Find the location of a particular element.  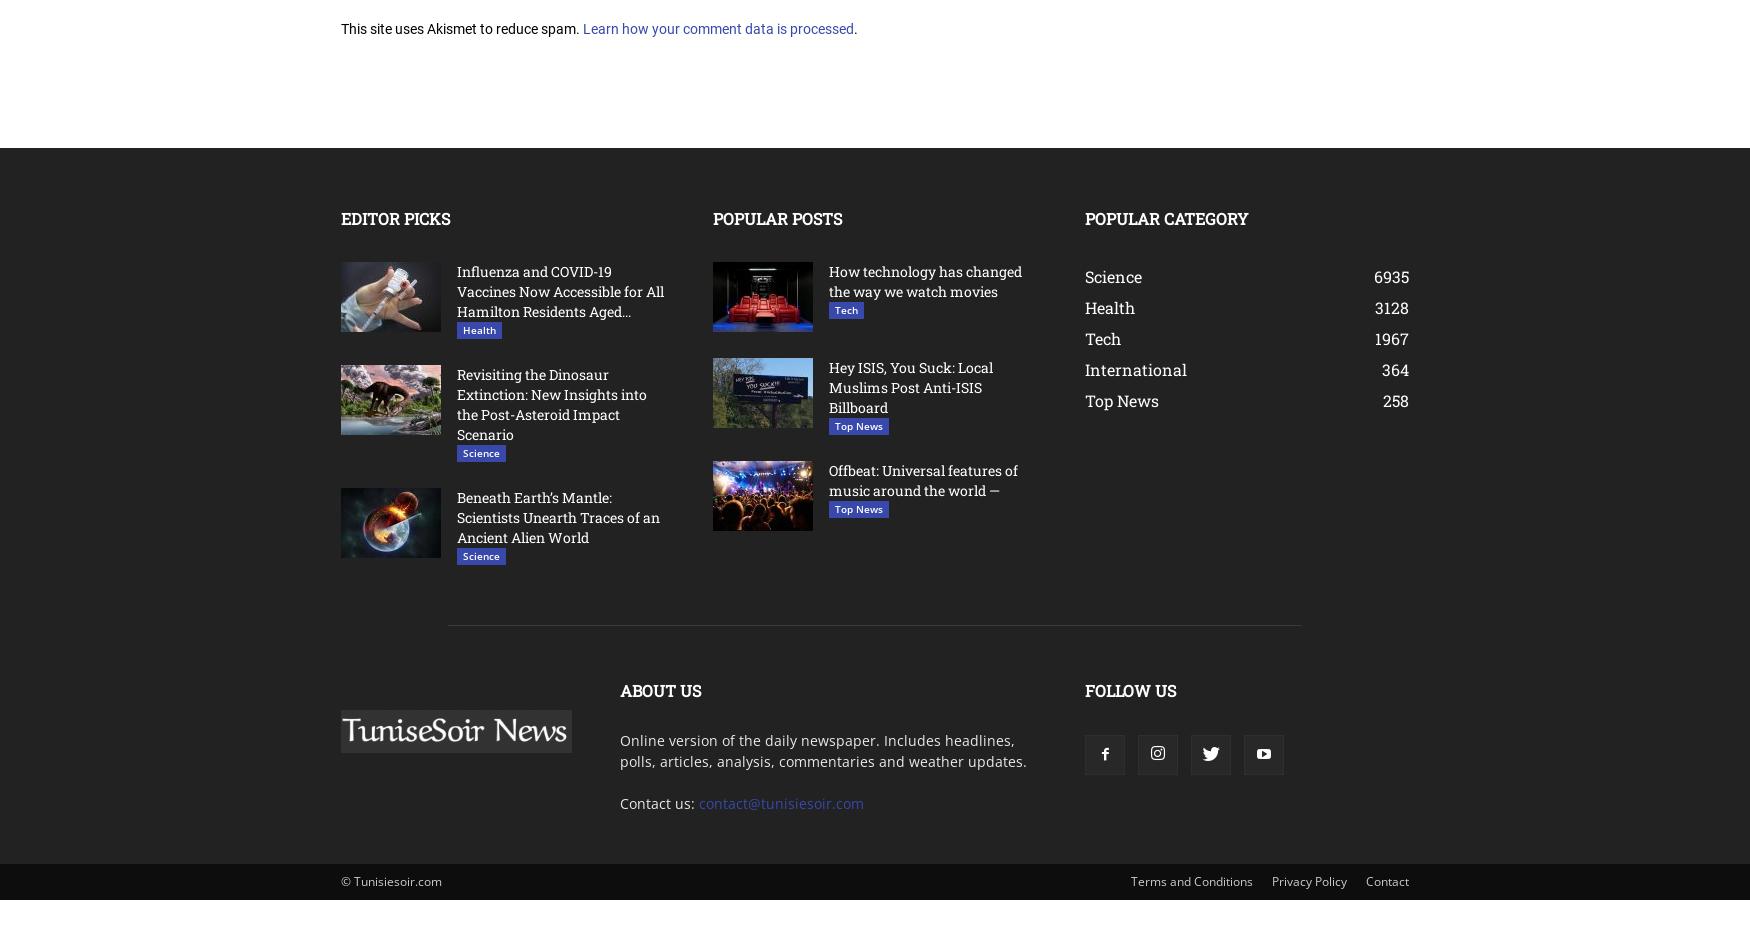

'contact@tunisiesoir.com' is located at coordinates (780, 801).